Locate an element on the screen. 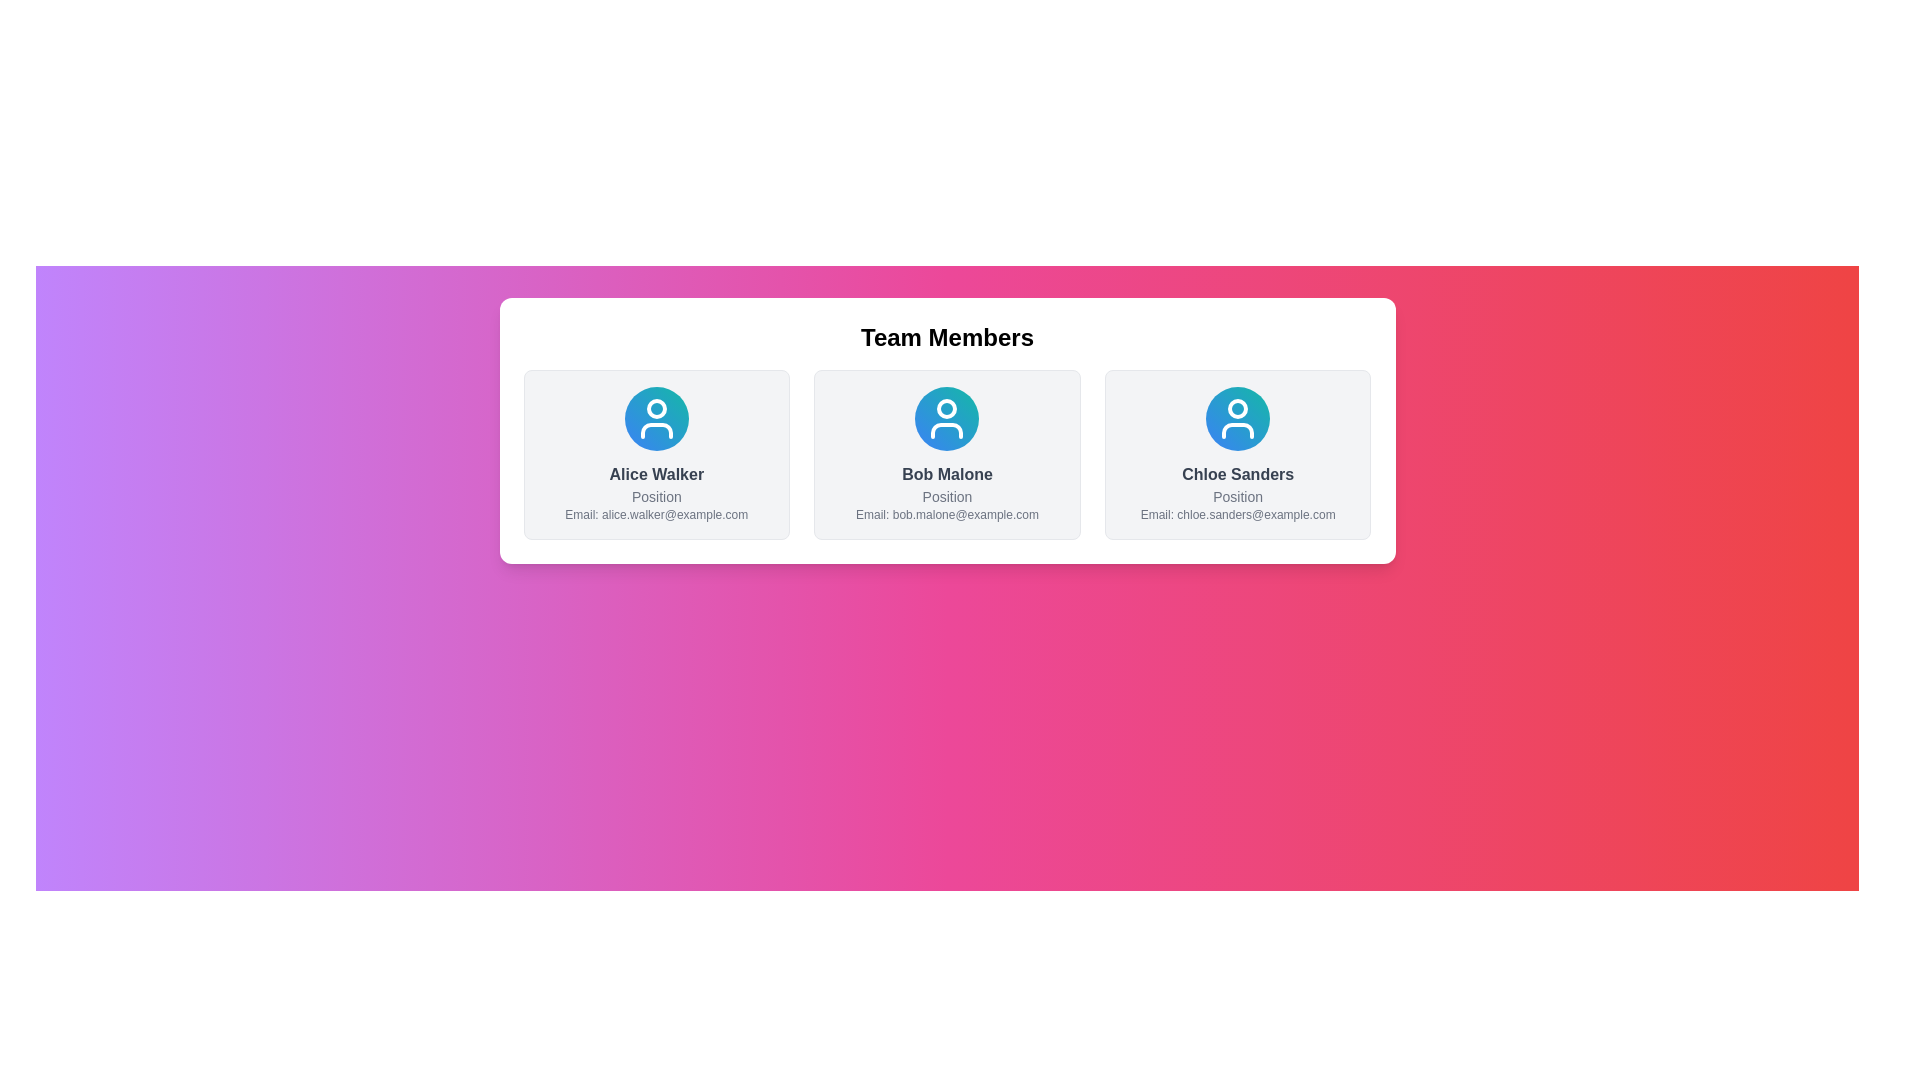 This screenshot has width=1920, height=1080. the vector graphic representation of a rounded horizontal bar beneath the circle in the profile card labeled 'Alice Walker' is located at coordinates (656, 430).